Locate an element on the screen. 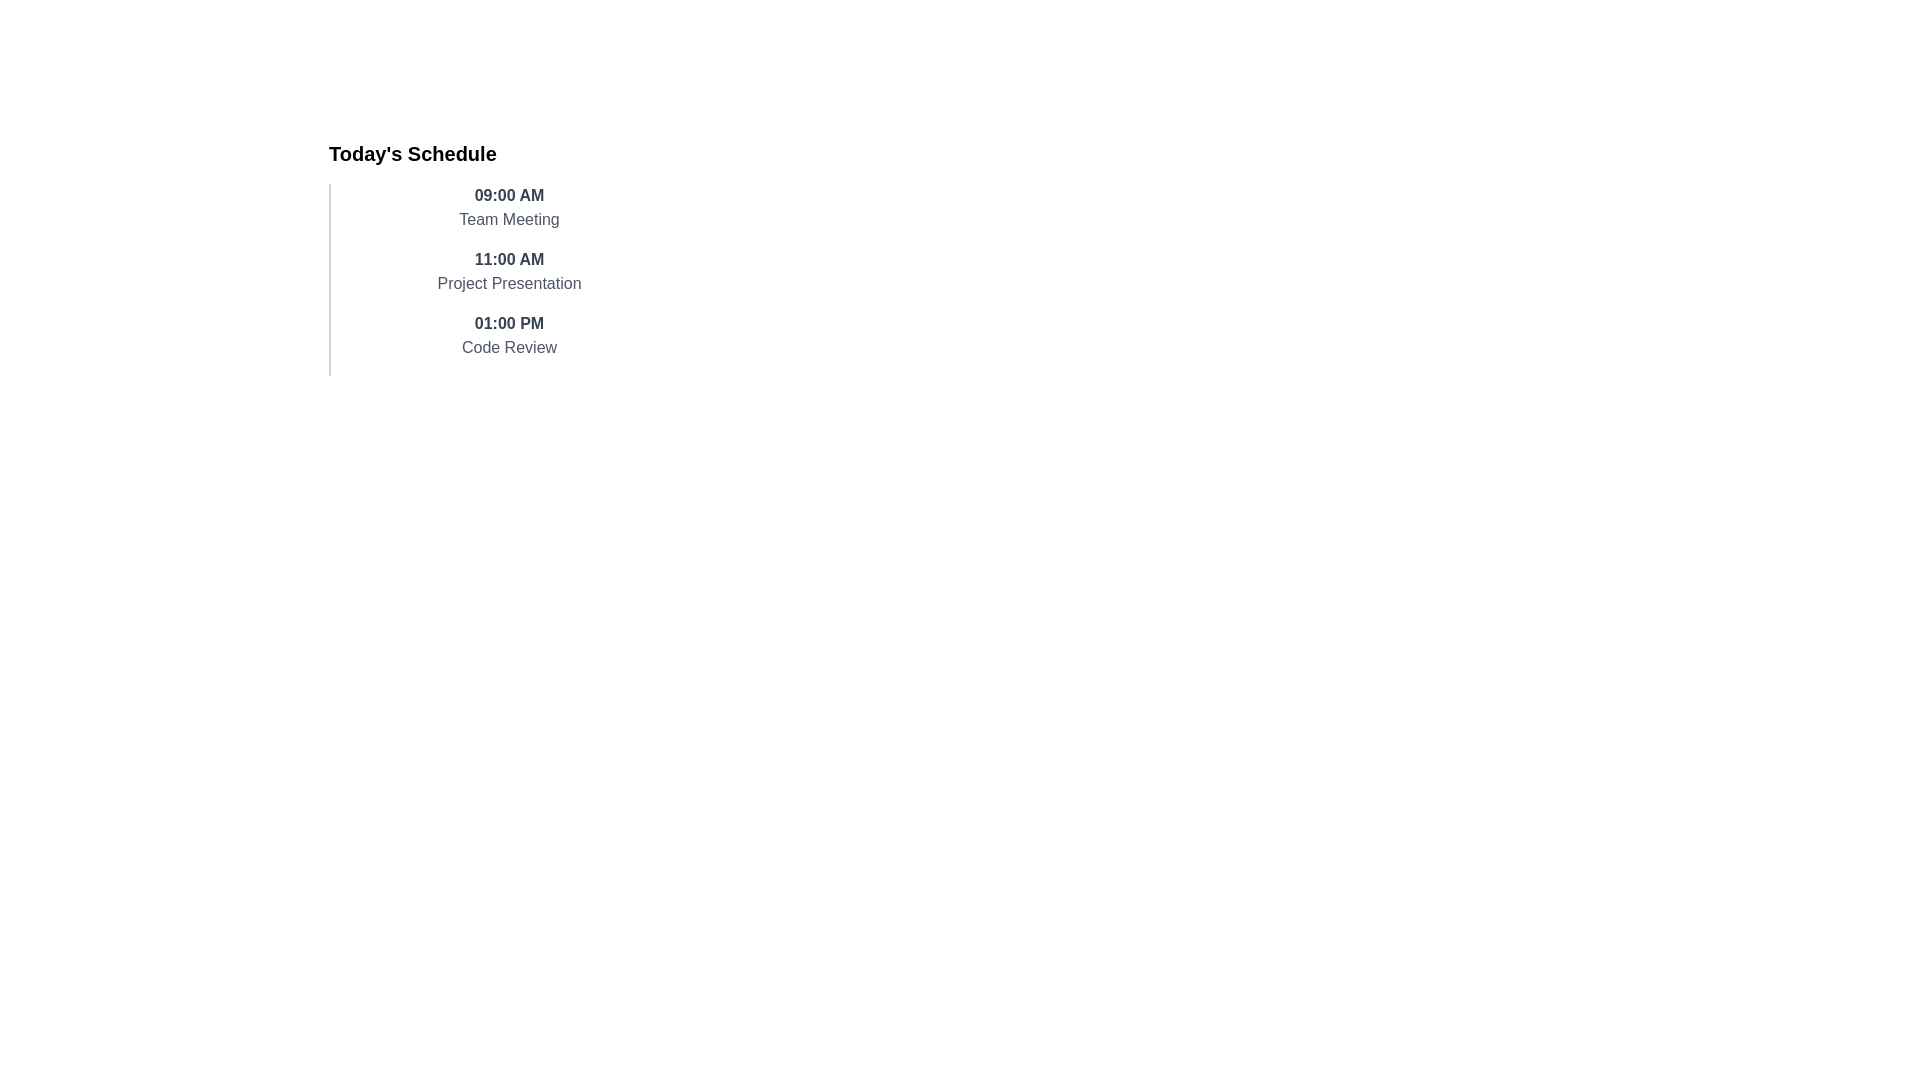 The image size is (1920, 1080). text content of the Text Label that informs about the 'Project Presentation' scheduled in the timeline, positioned below '11:00 AM' and above 'Code Review' is located at coordinates (509, 284).